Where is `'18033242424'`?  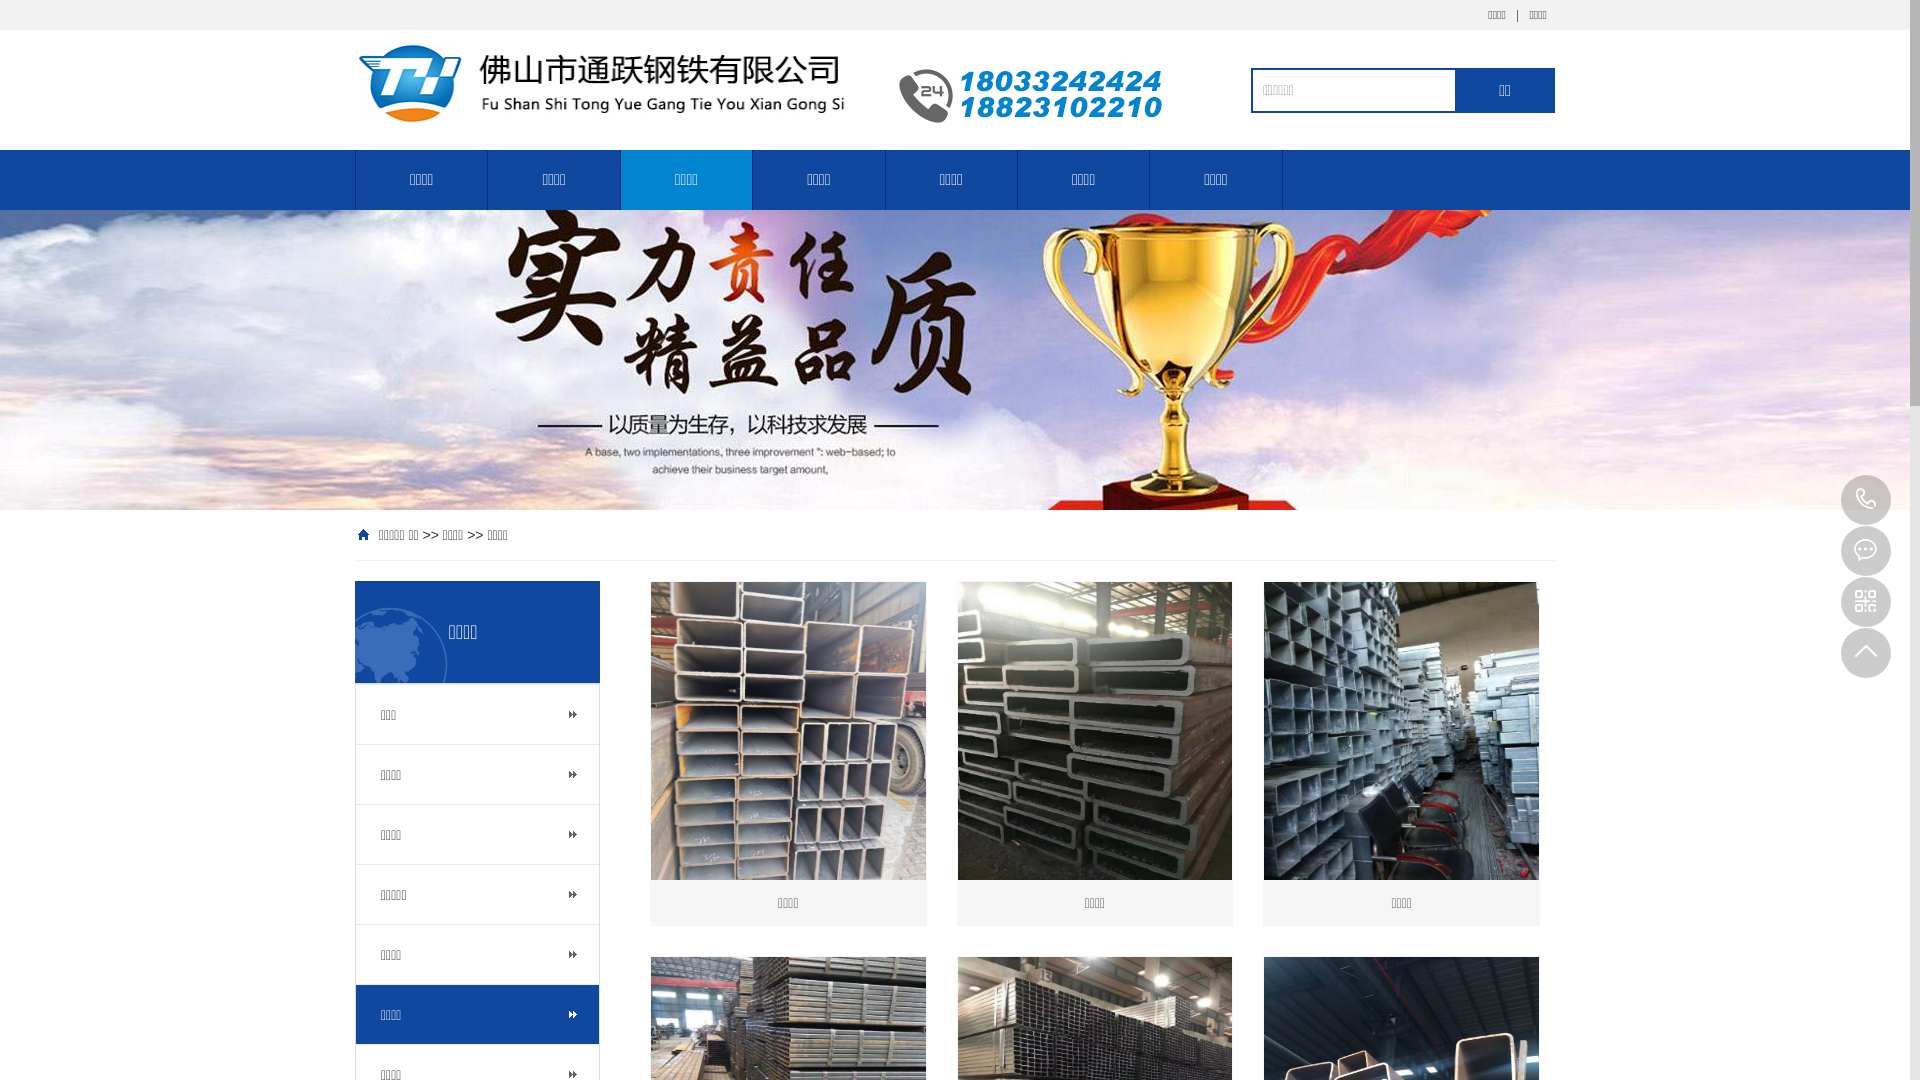 '18033242424' is located at coordinates (1840, 499).